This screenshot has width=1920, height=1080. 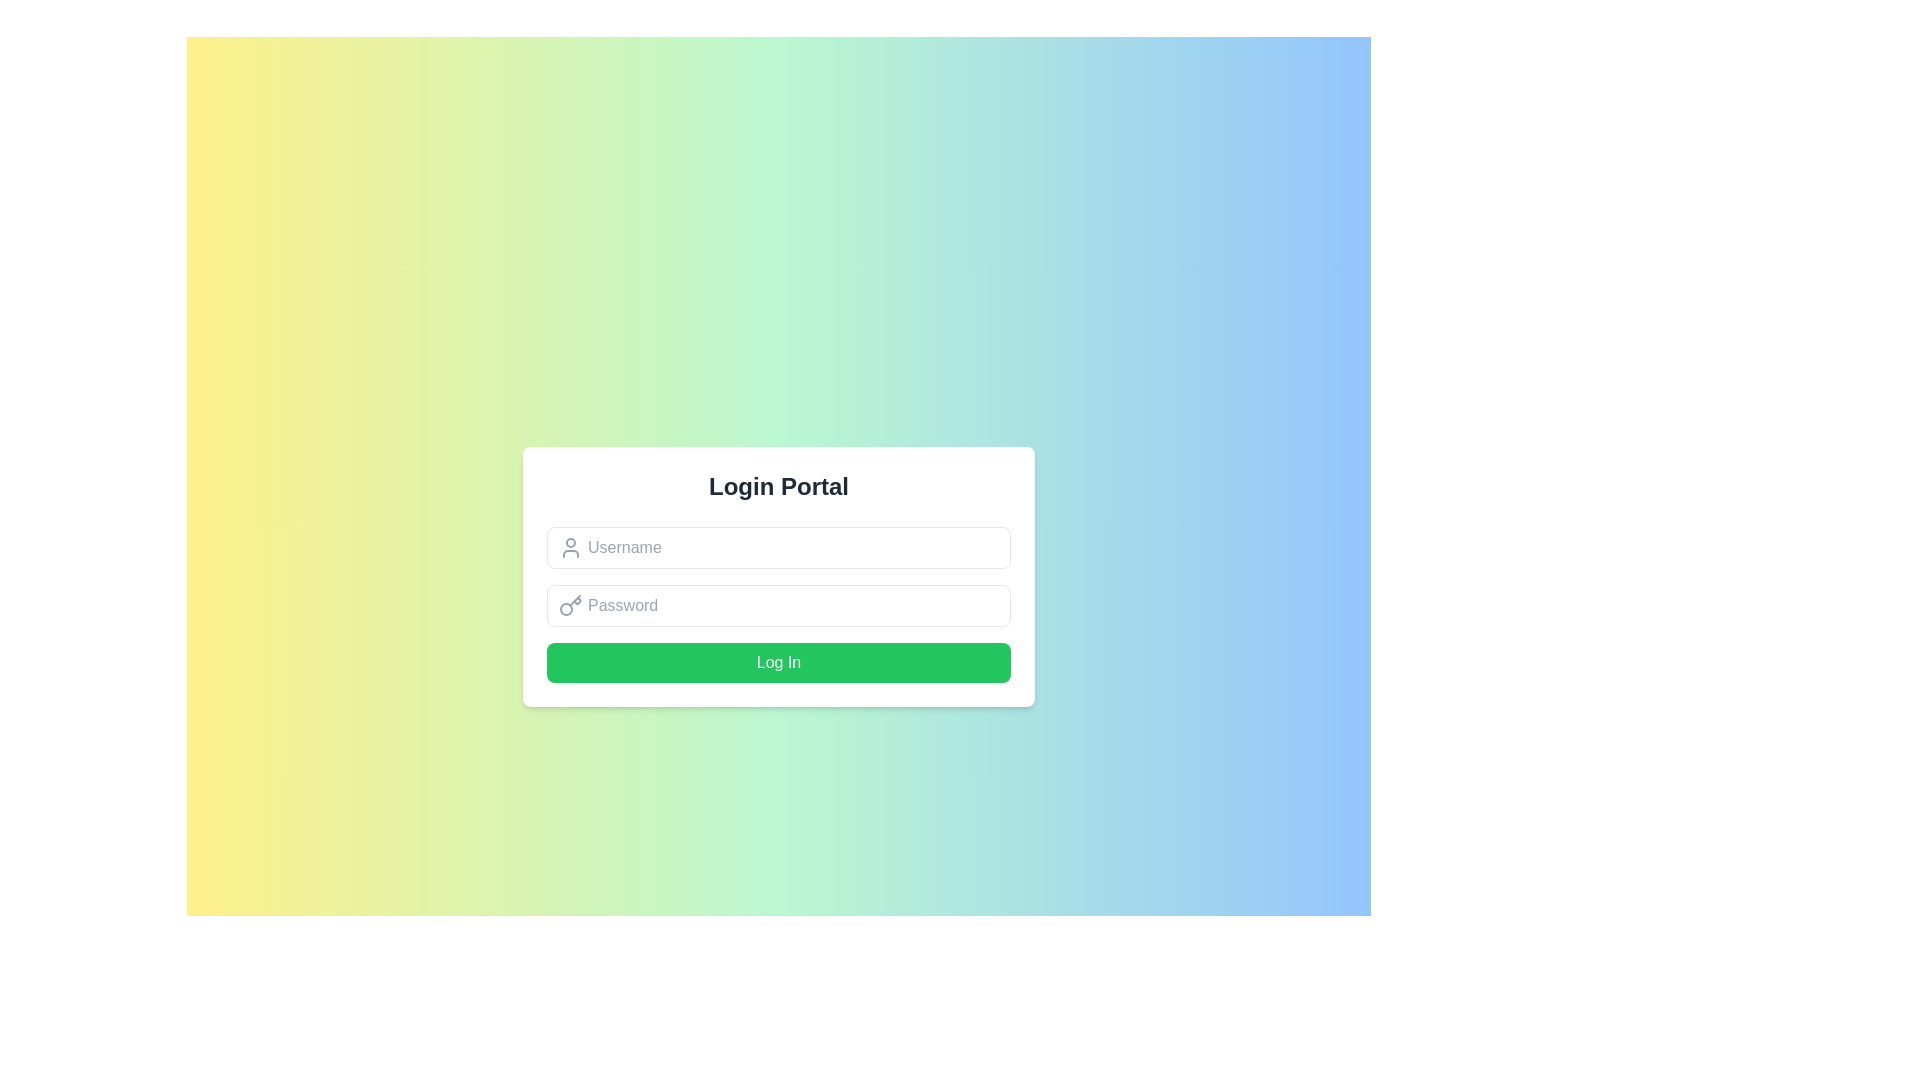 I want to click on the user silhouette icon located to the left of the username input field in the login form, so click(x=570, y=547).